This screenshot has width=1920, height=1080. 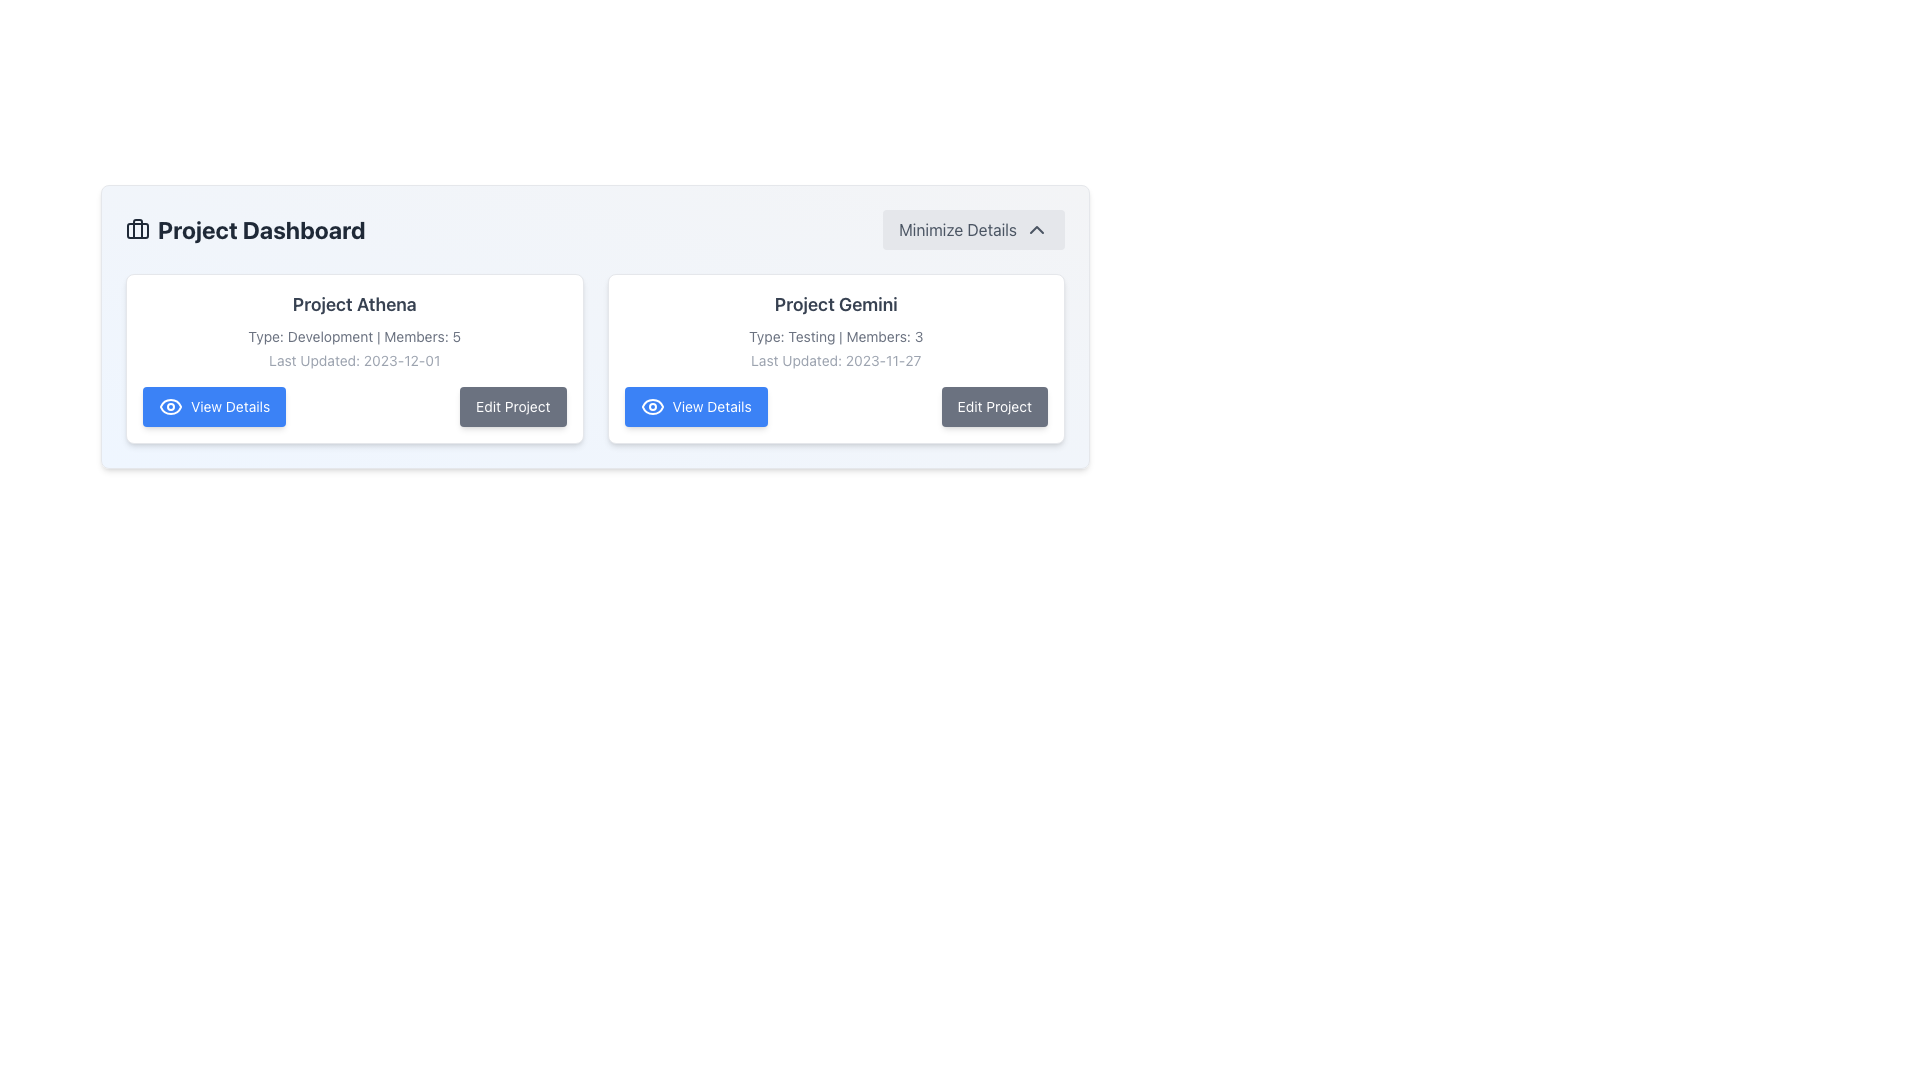 I want to click on the 'Project Gemini' text label, which is bold and larger in font size, positioned at the top of its project card layout on the right side of the dashboard, so click(x=836, y=304).